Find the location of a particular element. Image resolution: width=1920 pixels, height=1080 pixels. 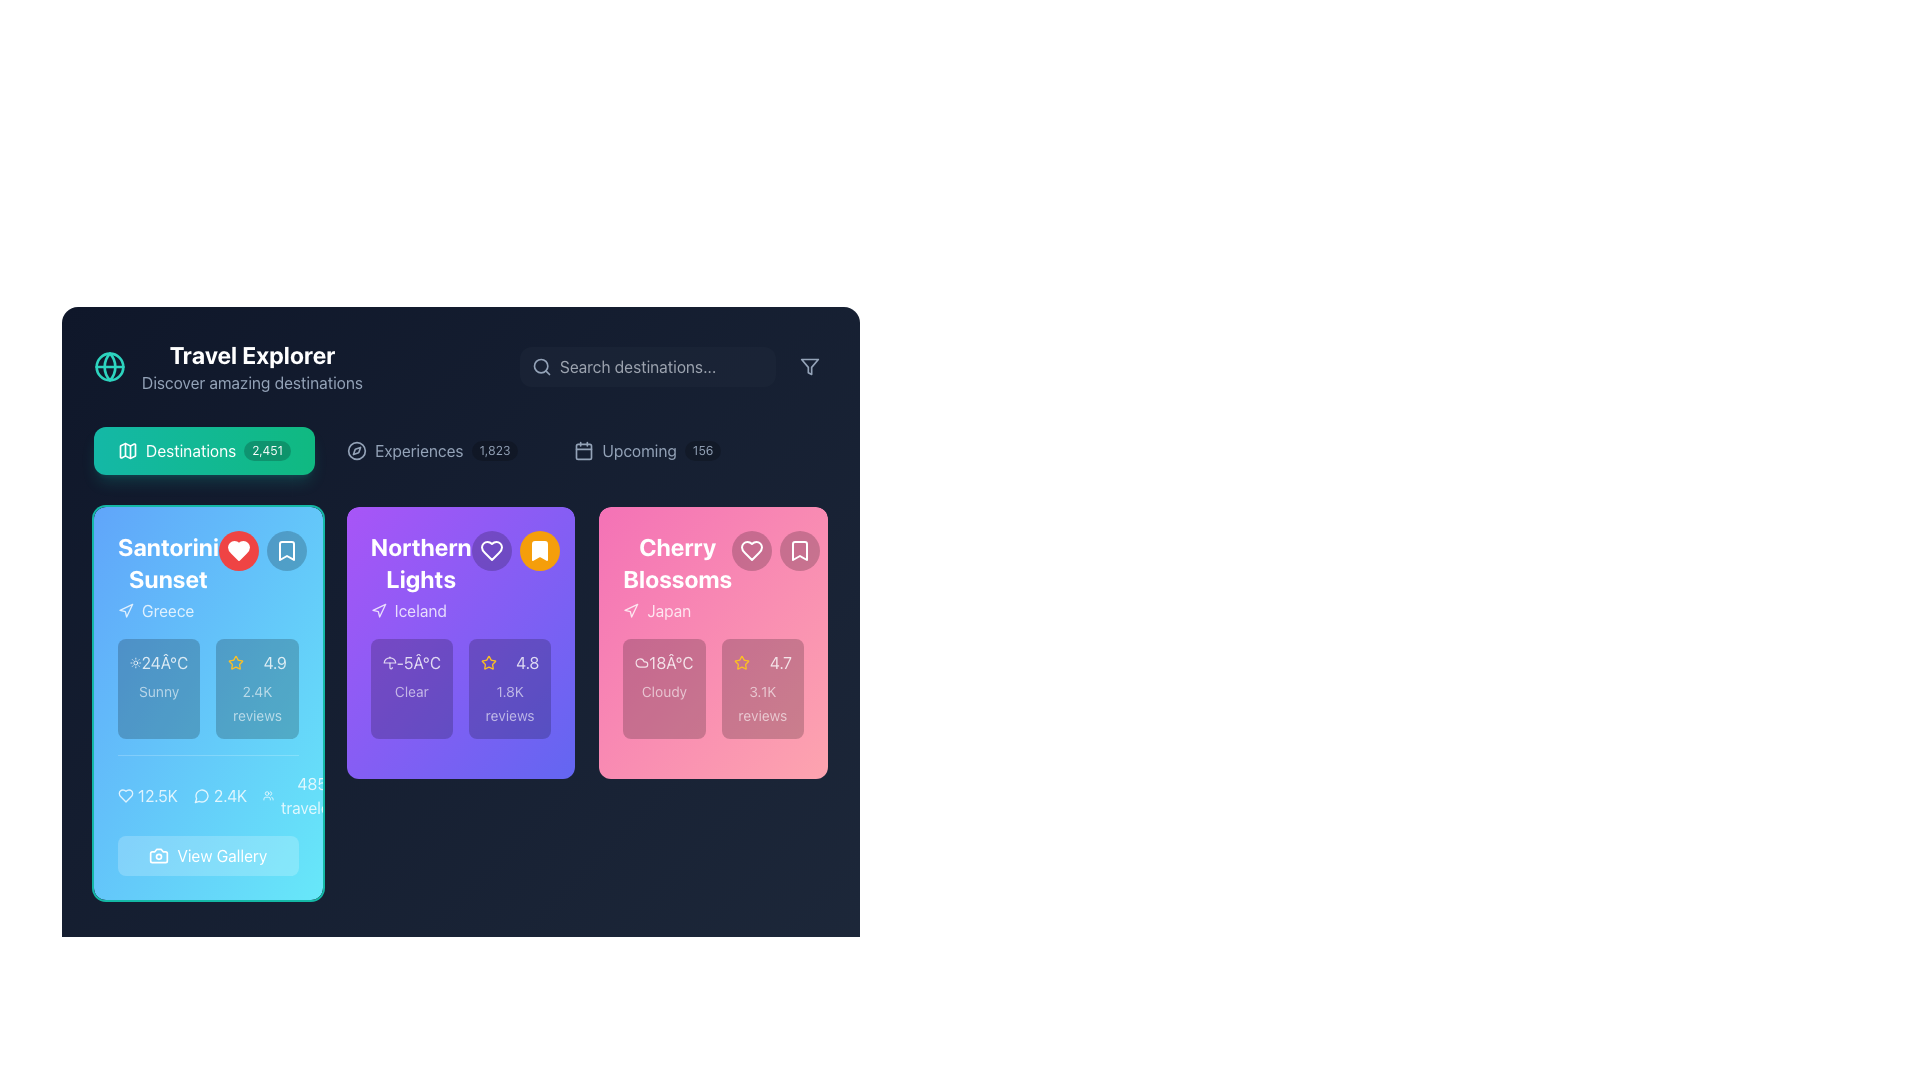

the button located at the bottom center of the 'Santorini Sunset' card is located at coordinates (208, 855).